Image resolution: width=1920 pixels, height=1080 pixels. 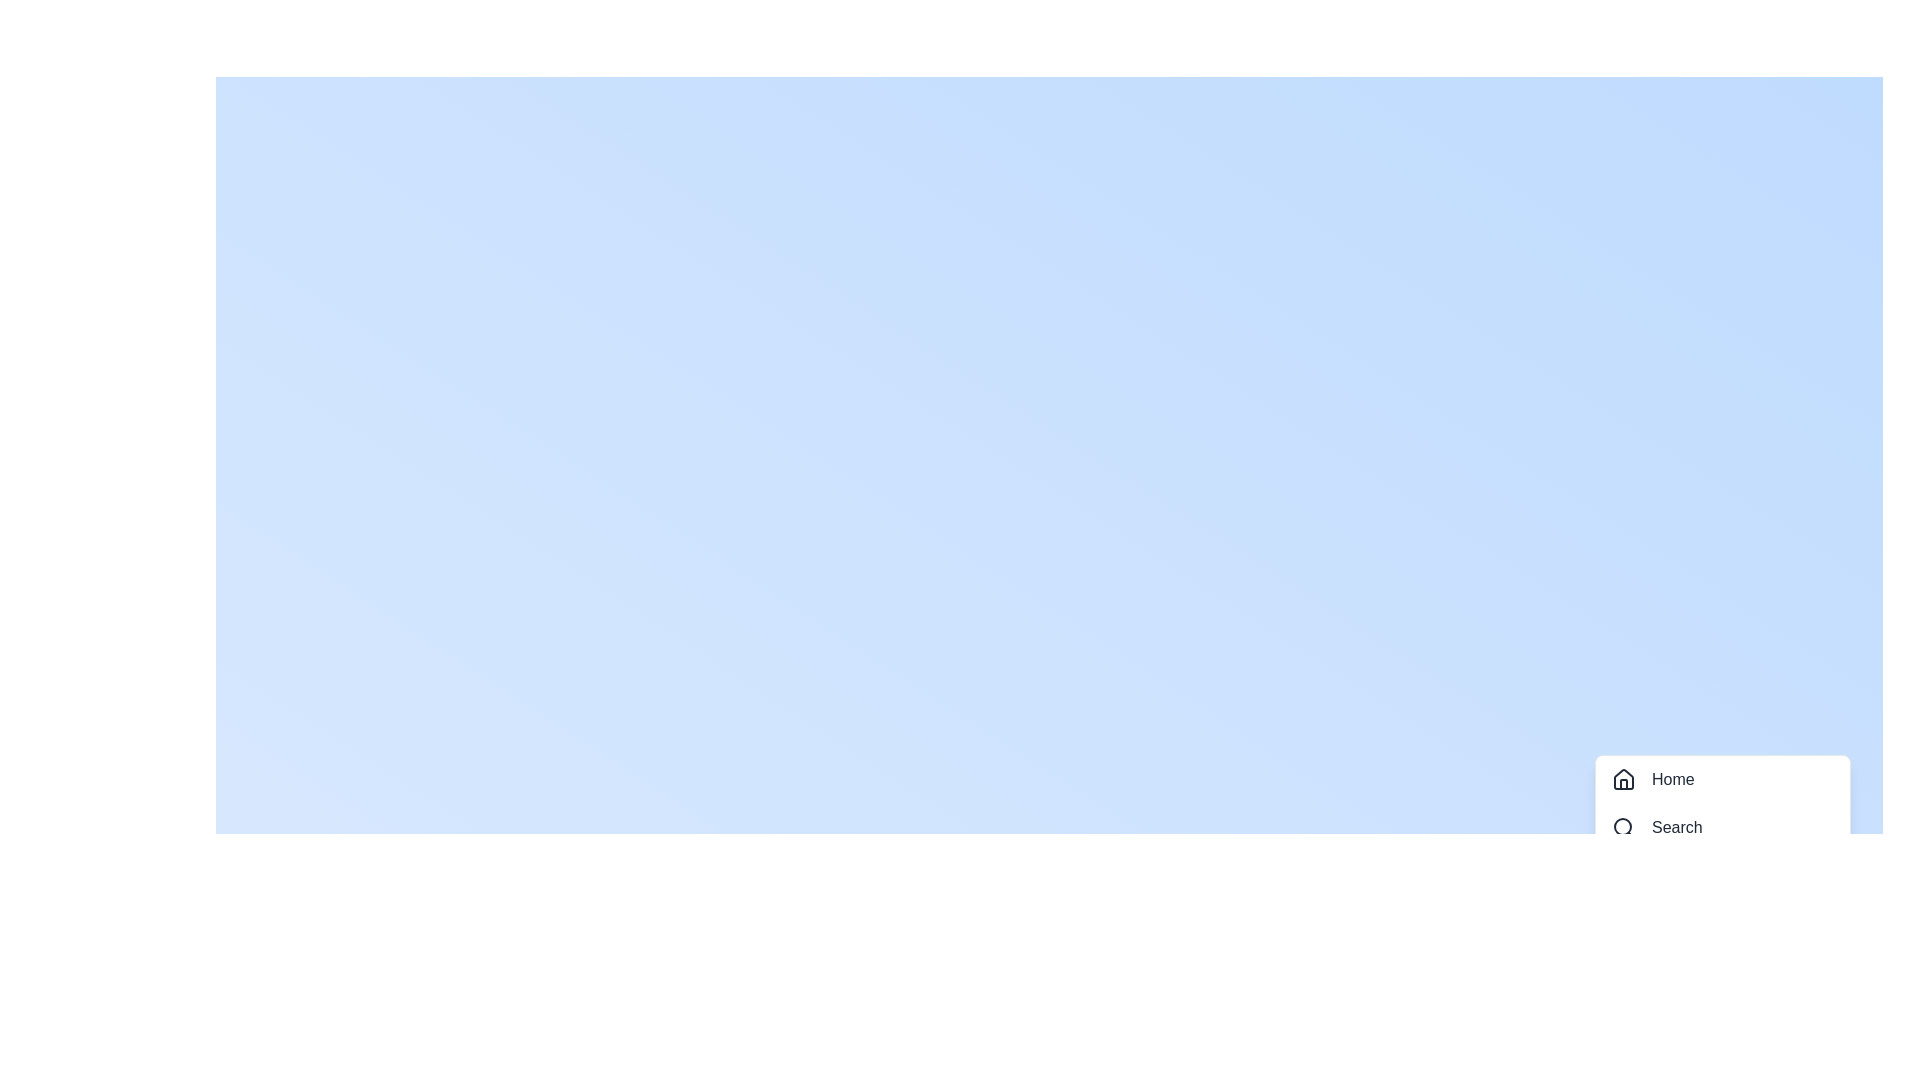 What do you see at coordinates (1722, 828) in the screenshot?
I see `the 'Search' menu item, which is the second item in the vertical menu below 'Home', to trigger the hover effect` at bounding box center [1722, 828].